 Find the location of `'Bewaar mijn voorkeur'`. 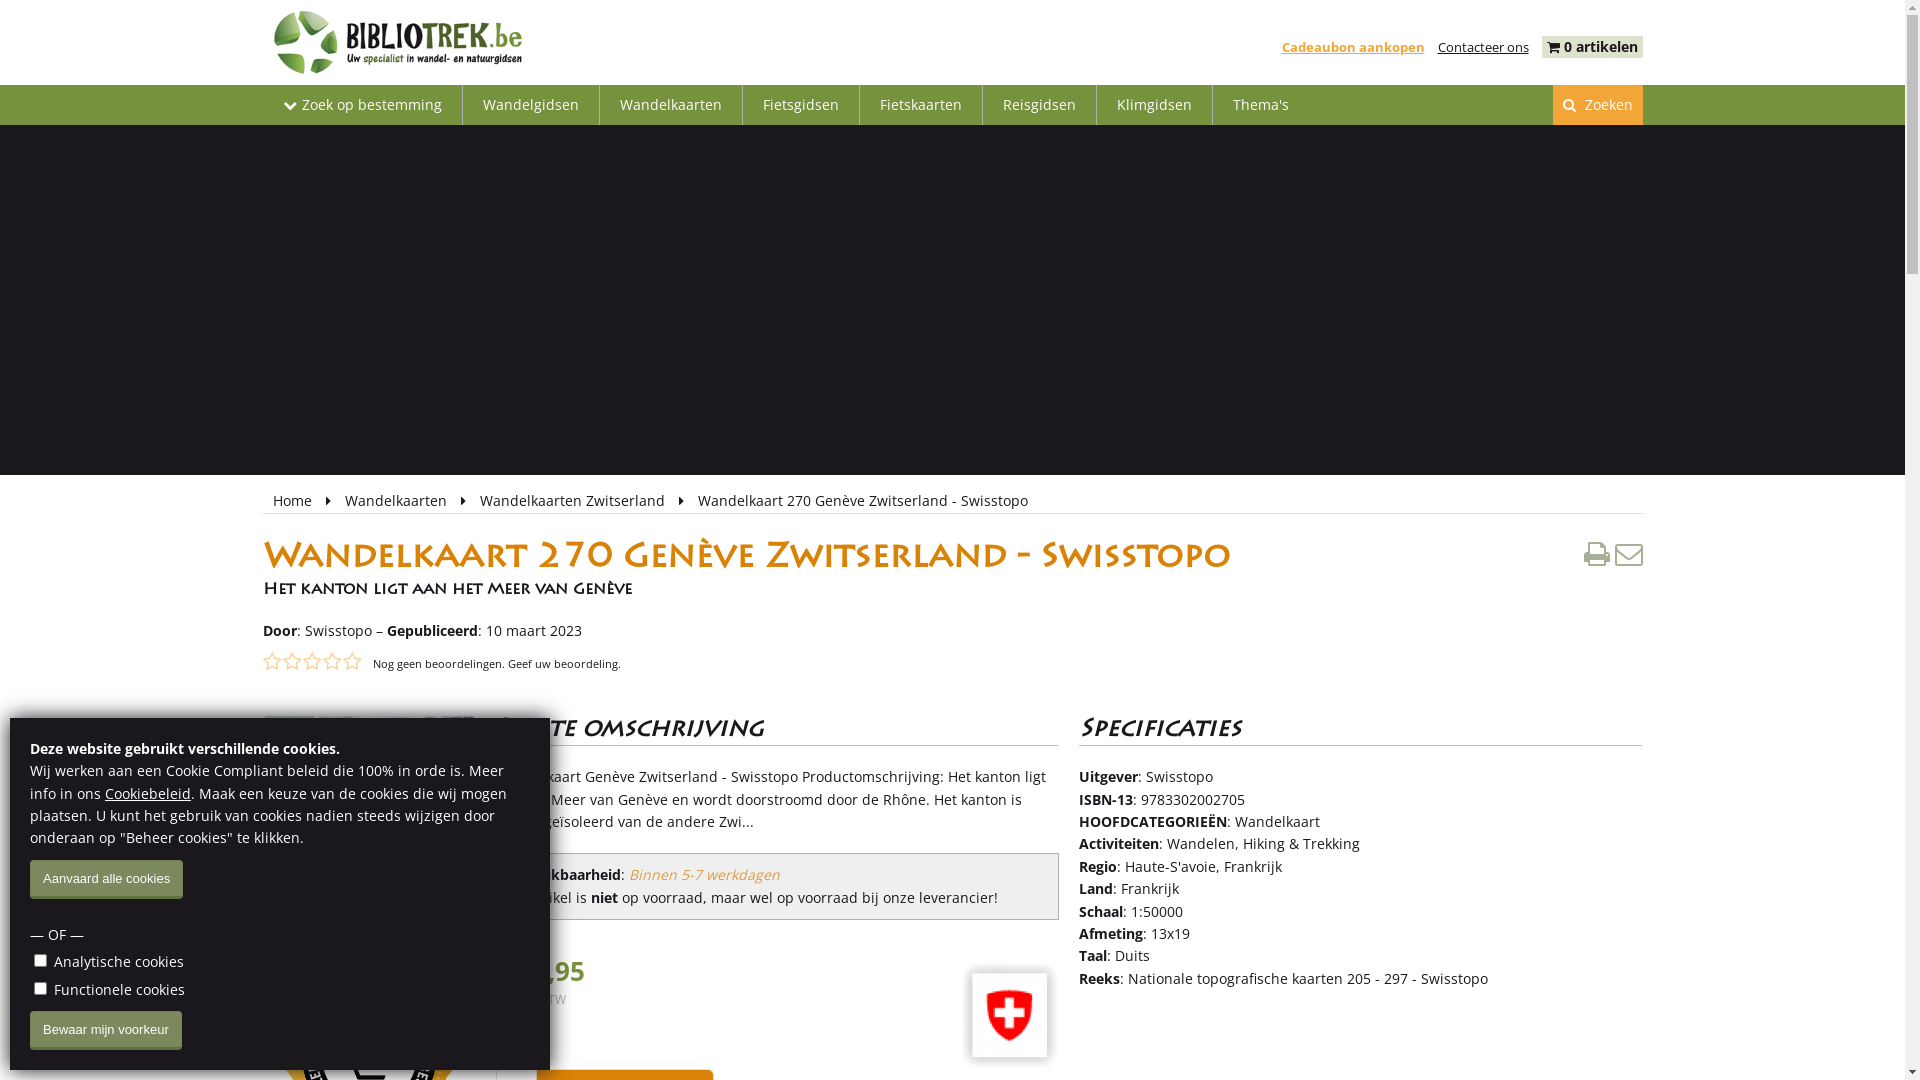

'Bewaar mijn voorkeur' is located at coordinates (104, 1030).